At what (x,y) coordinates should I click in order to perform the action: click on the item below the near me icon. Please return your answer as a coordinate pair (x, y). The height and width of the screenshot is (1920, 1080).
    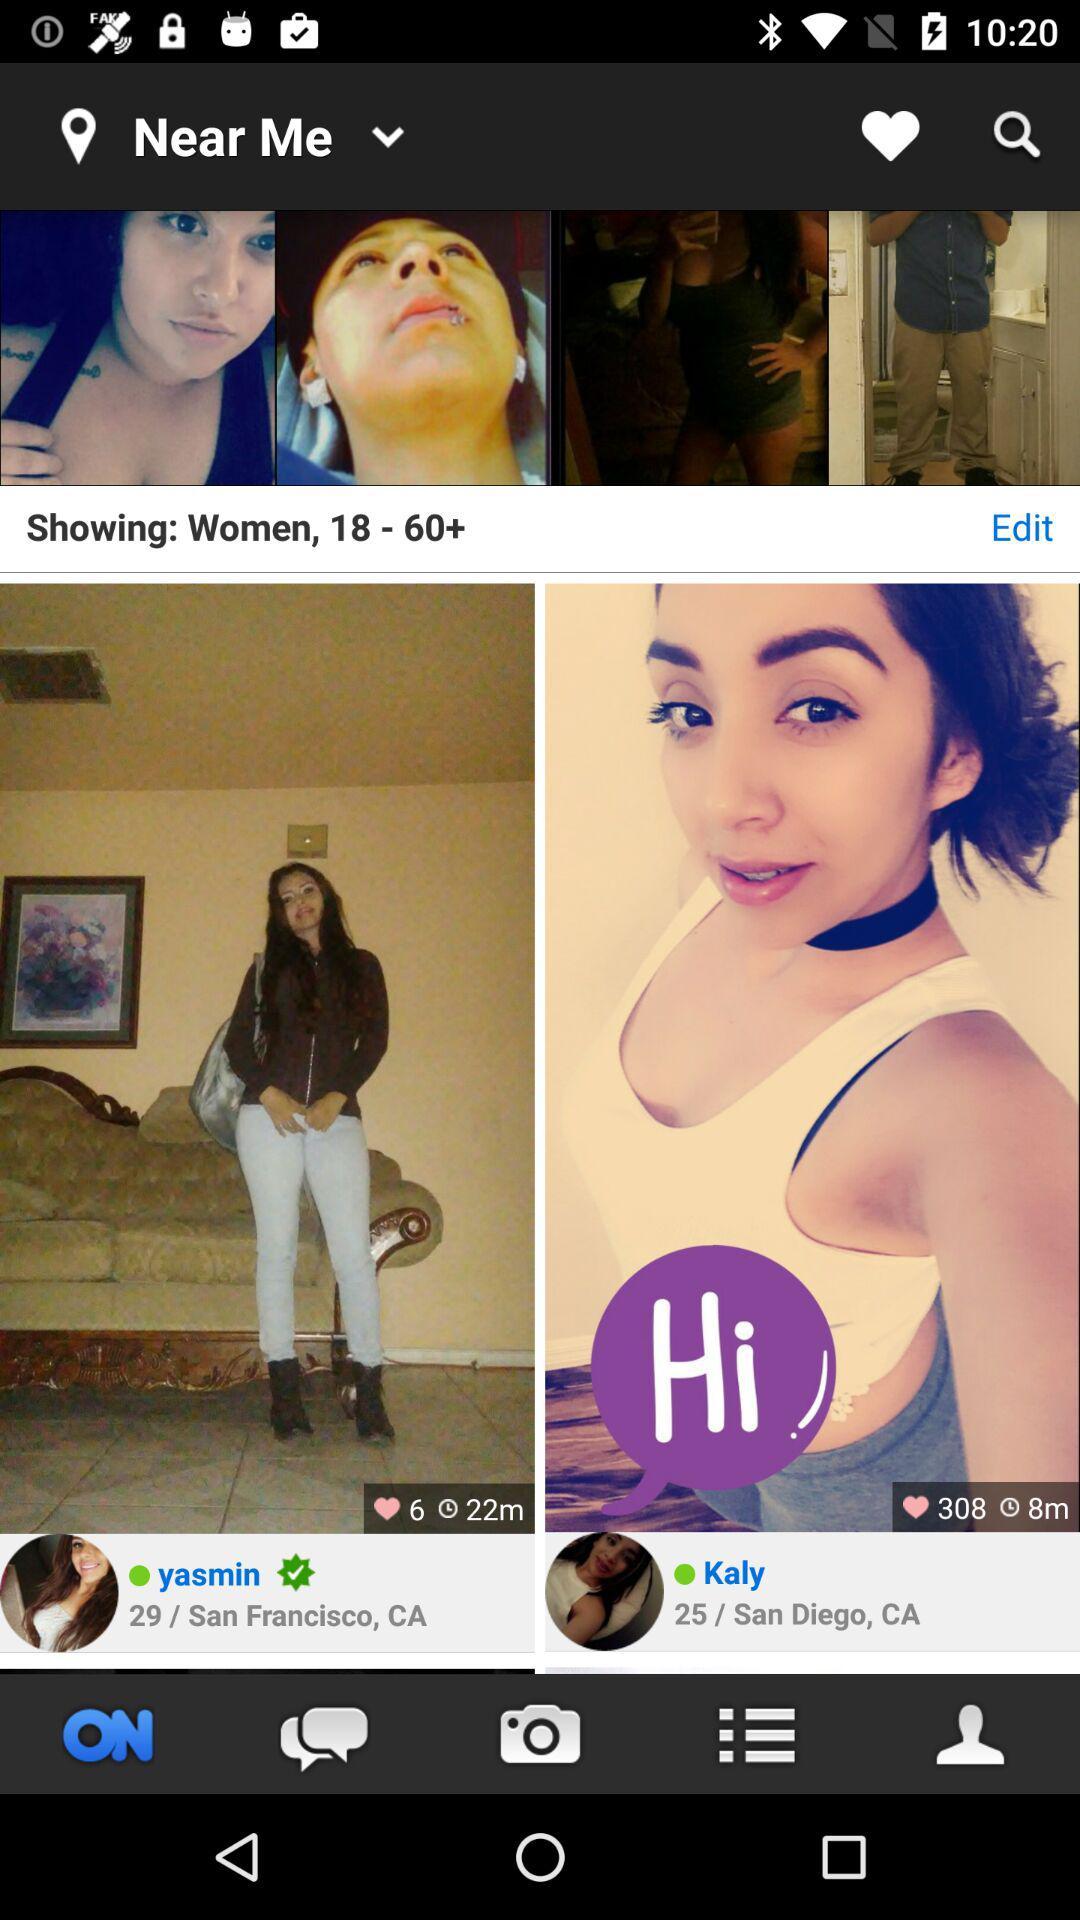
    Looking at the image, I should click on (137, 348).